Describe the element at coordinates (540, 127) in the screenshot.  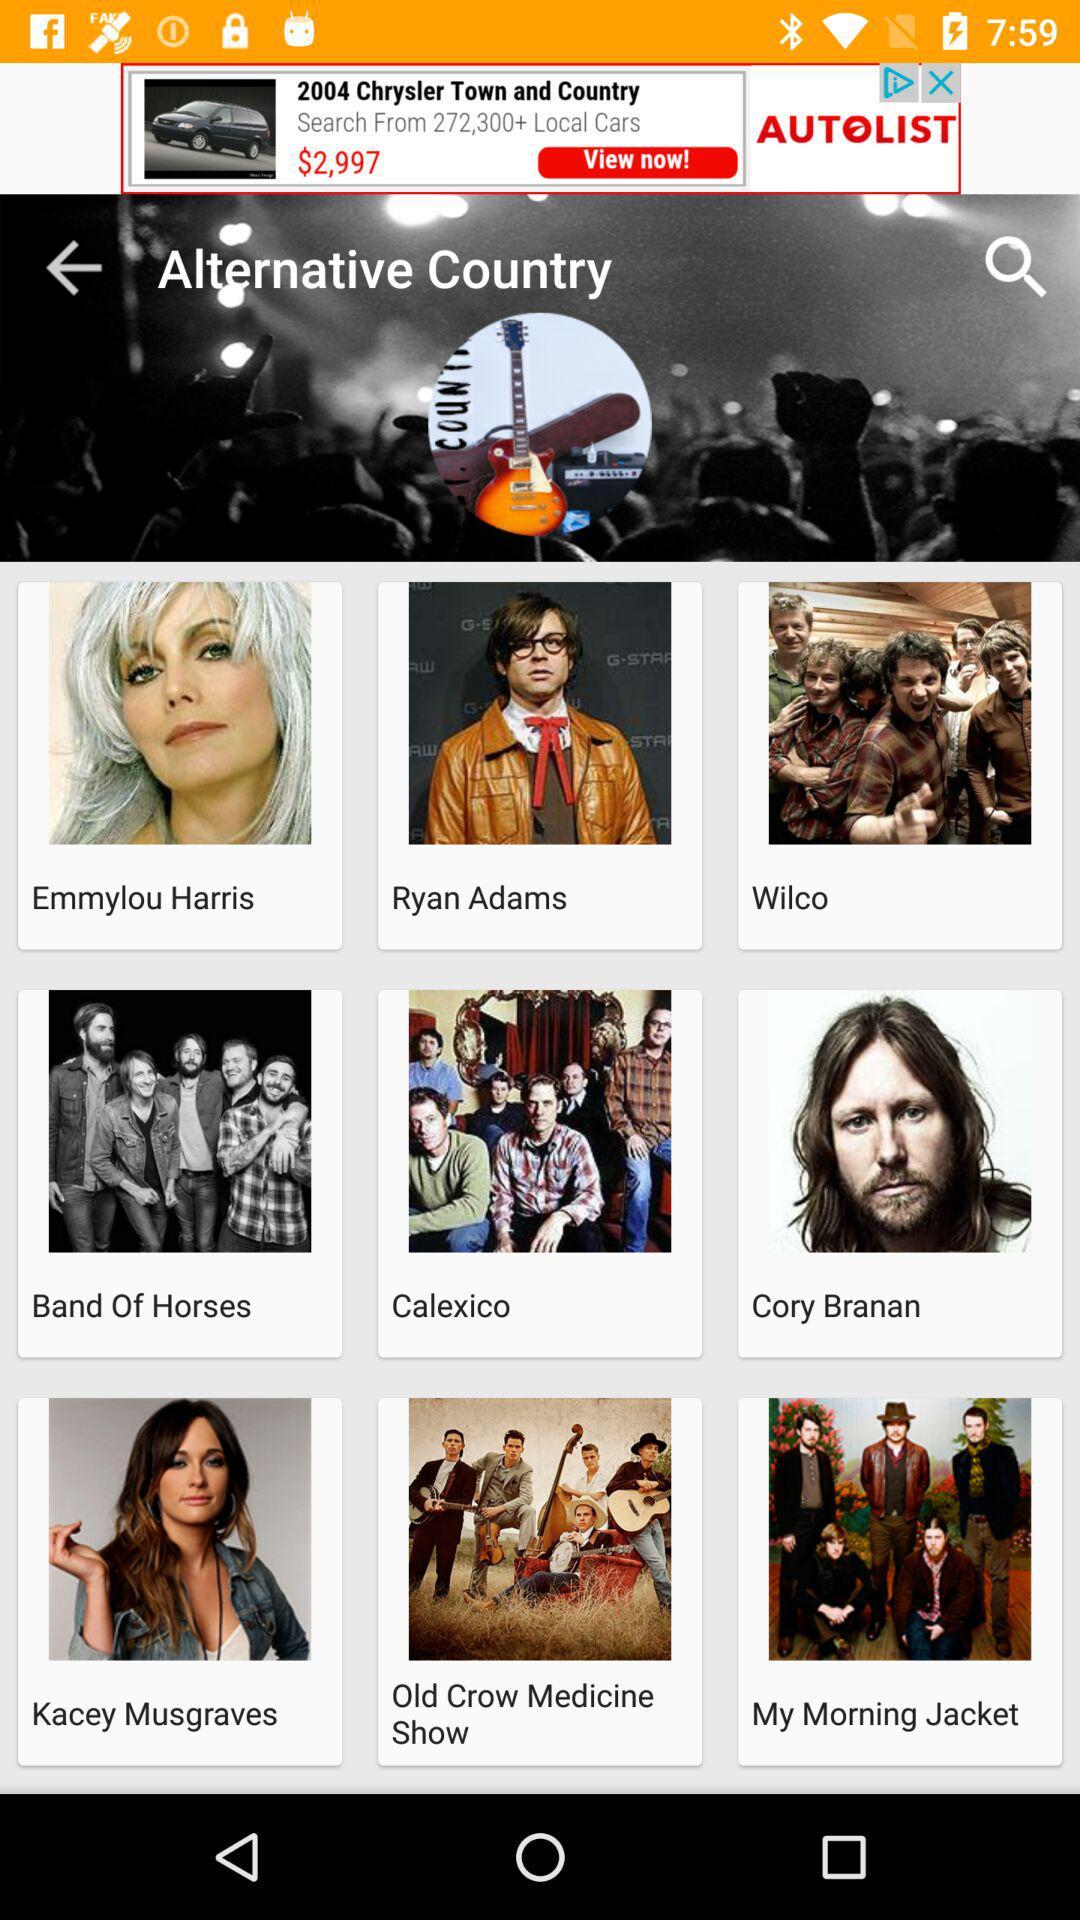
I see `advertisement image` at that location.